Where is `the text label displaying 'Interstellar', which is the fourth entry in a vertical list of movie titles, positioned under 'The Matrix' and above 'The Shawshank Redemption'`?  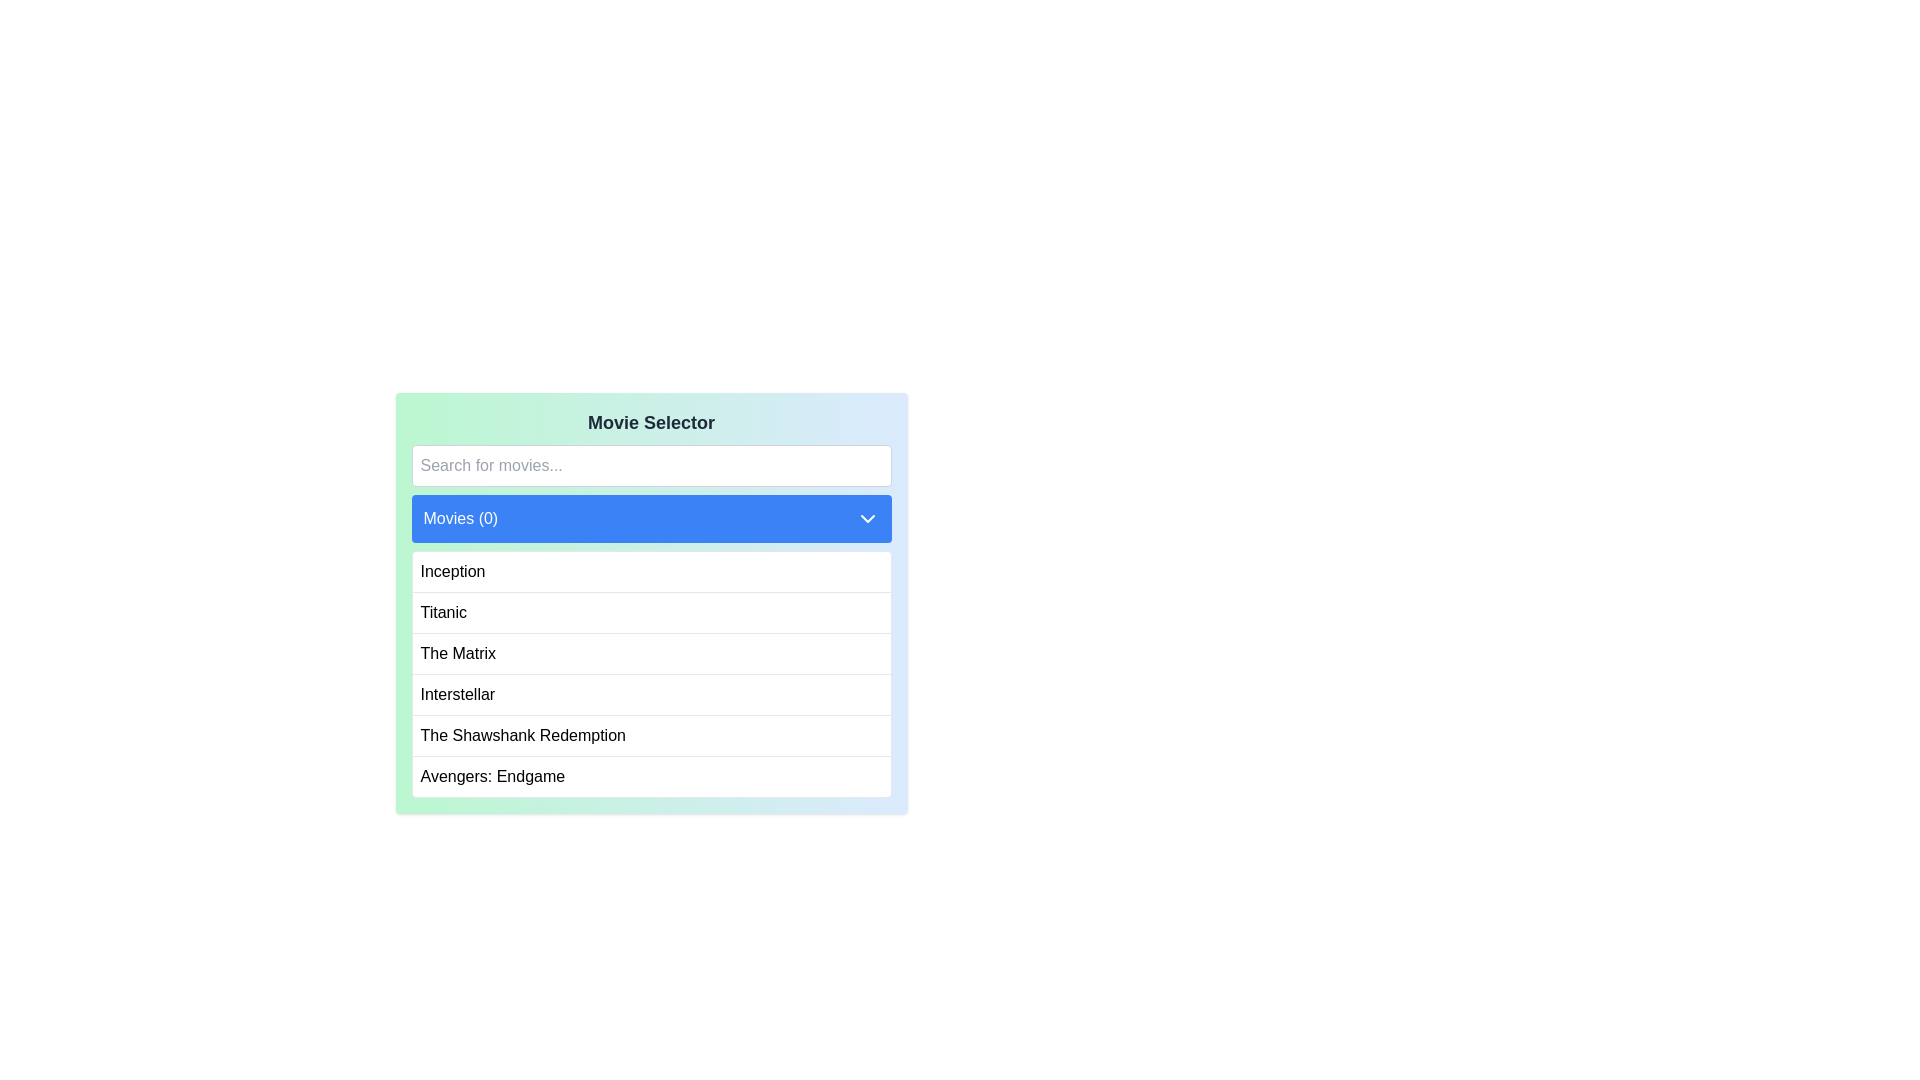
the text label displaying 'Interstellar', which is the fourth entry in a vertical list of movie titles, positioned under 'The Matrix' and above 'The Shawshank Redemption' is located at coordinates (456, 693).